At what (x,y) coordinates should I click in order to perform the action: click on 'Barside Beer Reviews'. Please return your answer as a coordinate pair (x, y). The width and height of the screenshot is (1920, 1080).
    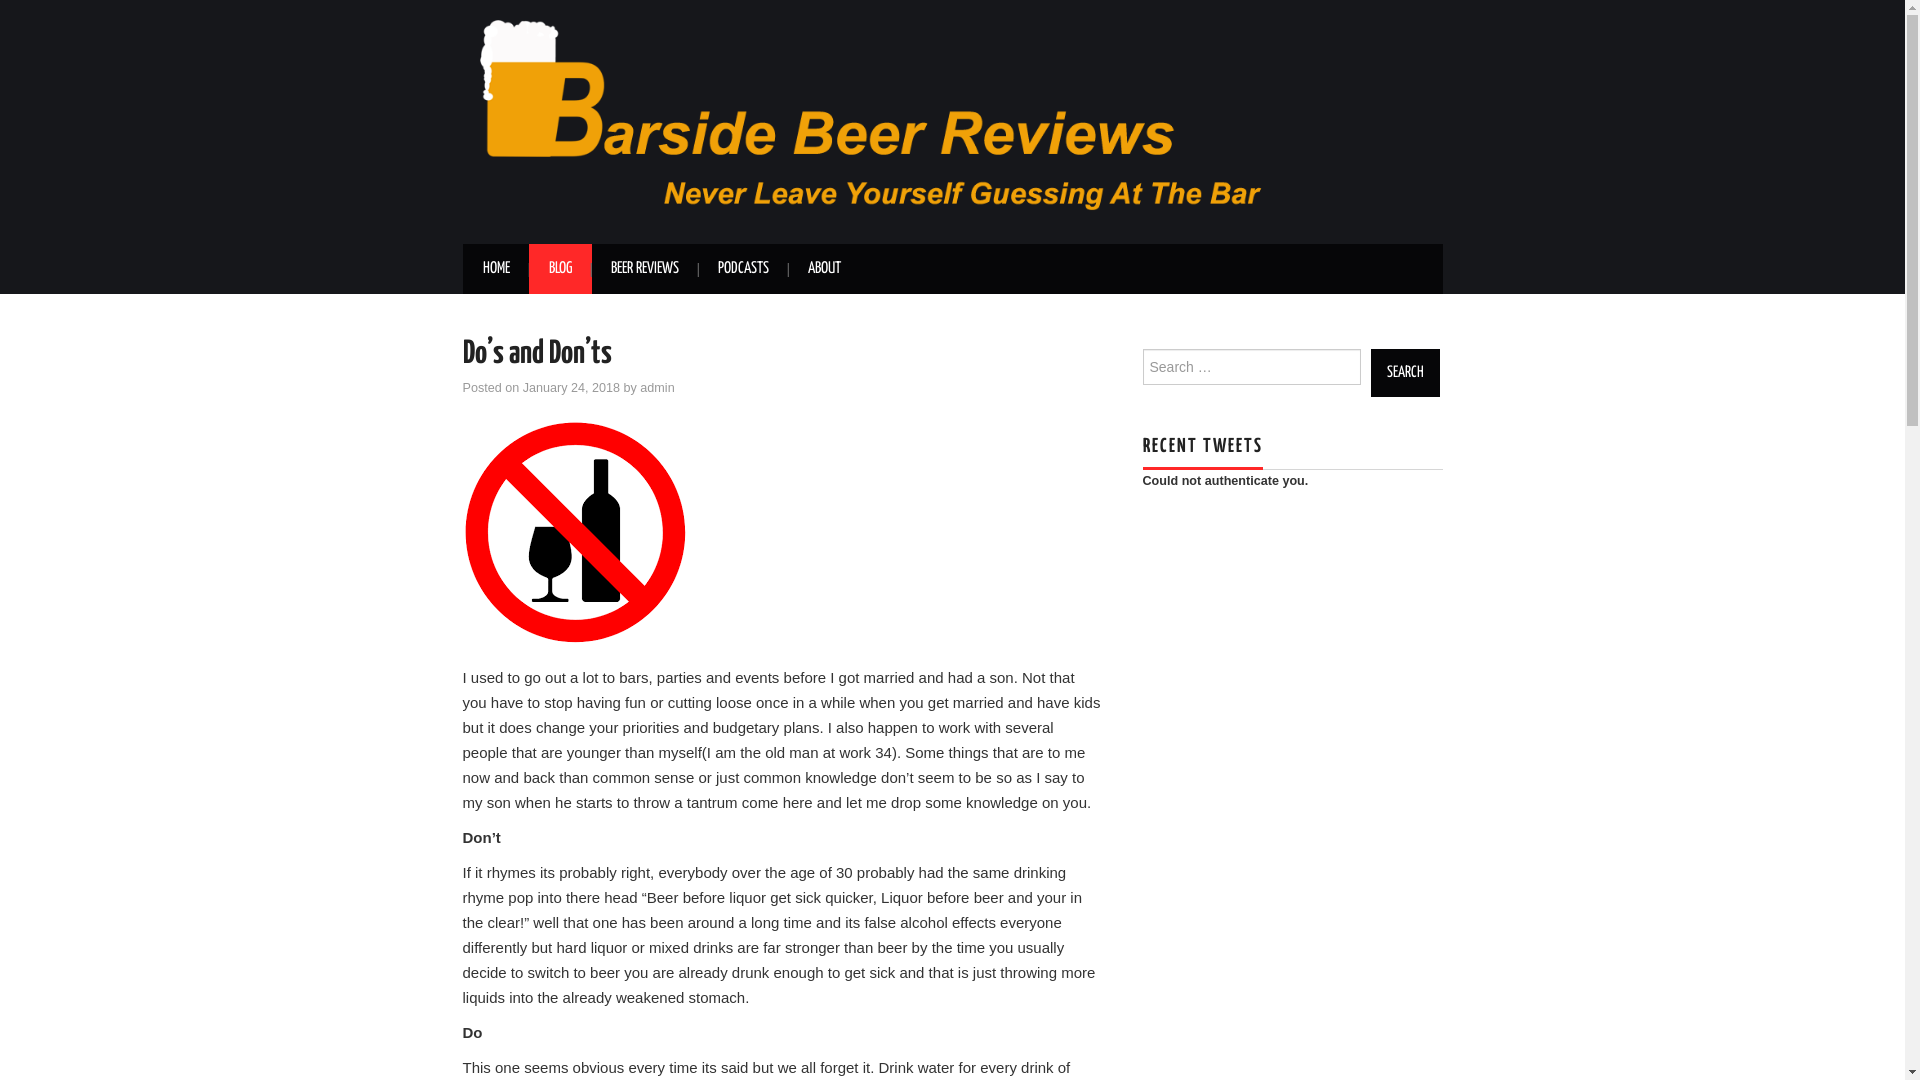
    Looking at the image, I should click on (950, 120).